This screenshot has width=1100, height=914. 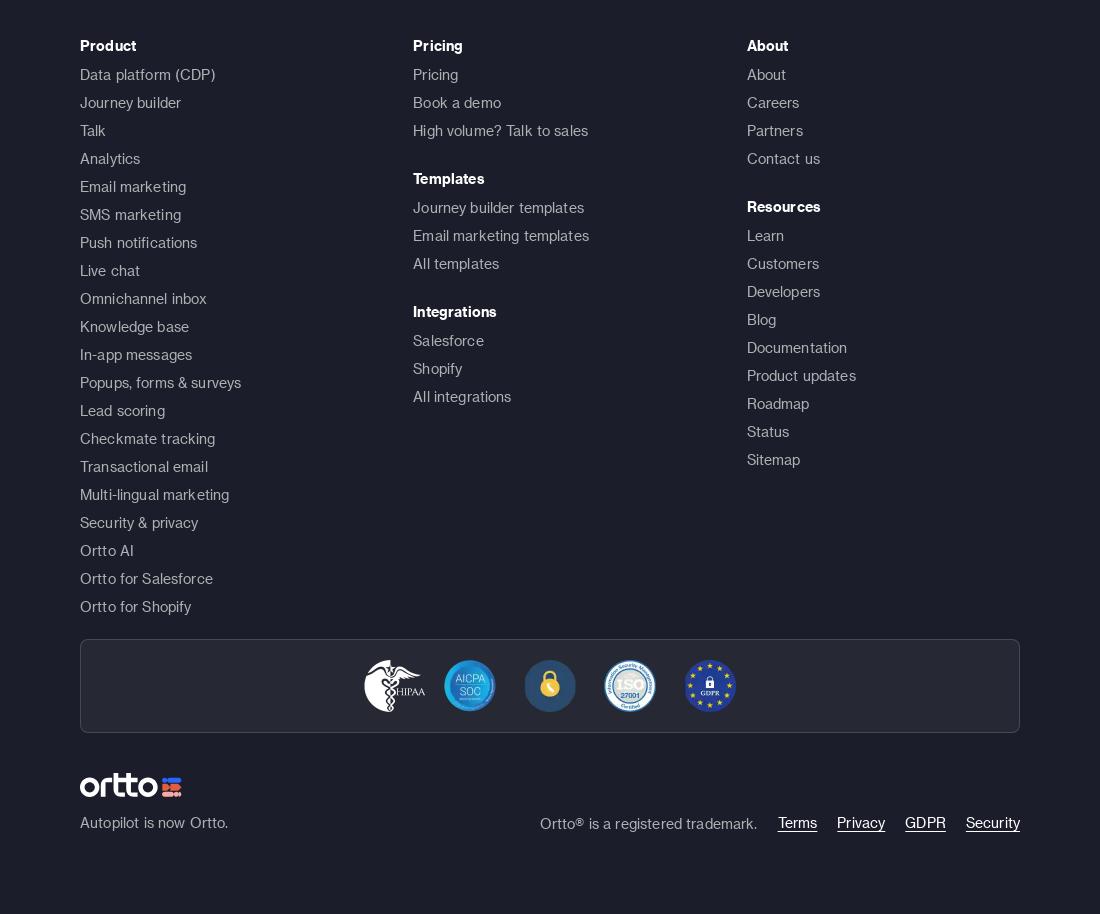 I want to click on 'Roadmap', so click(x=777, y=402).